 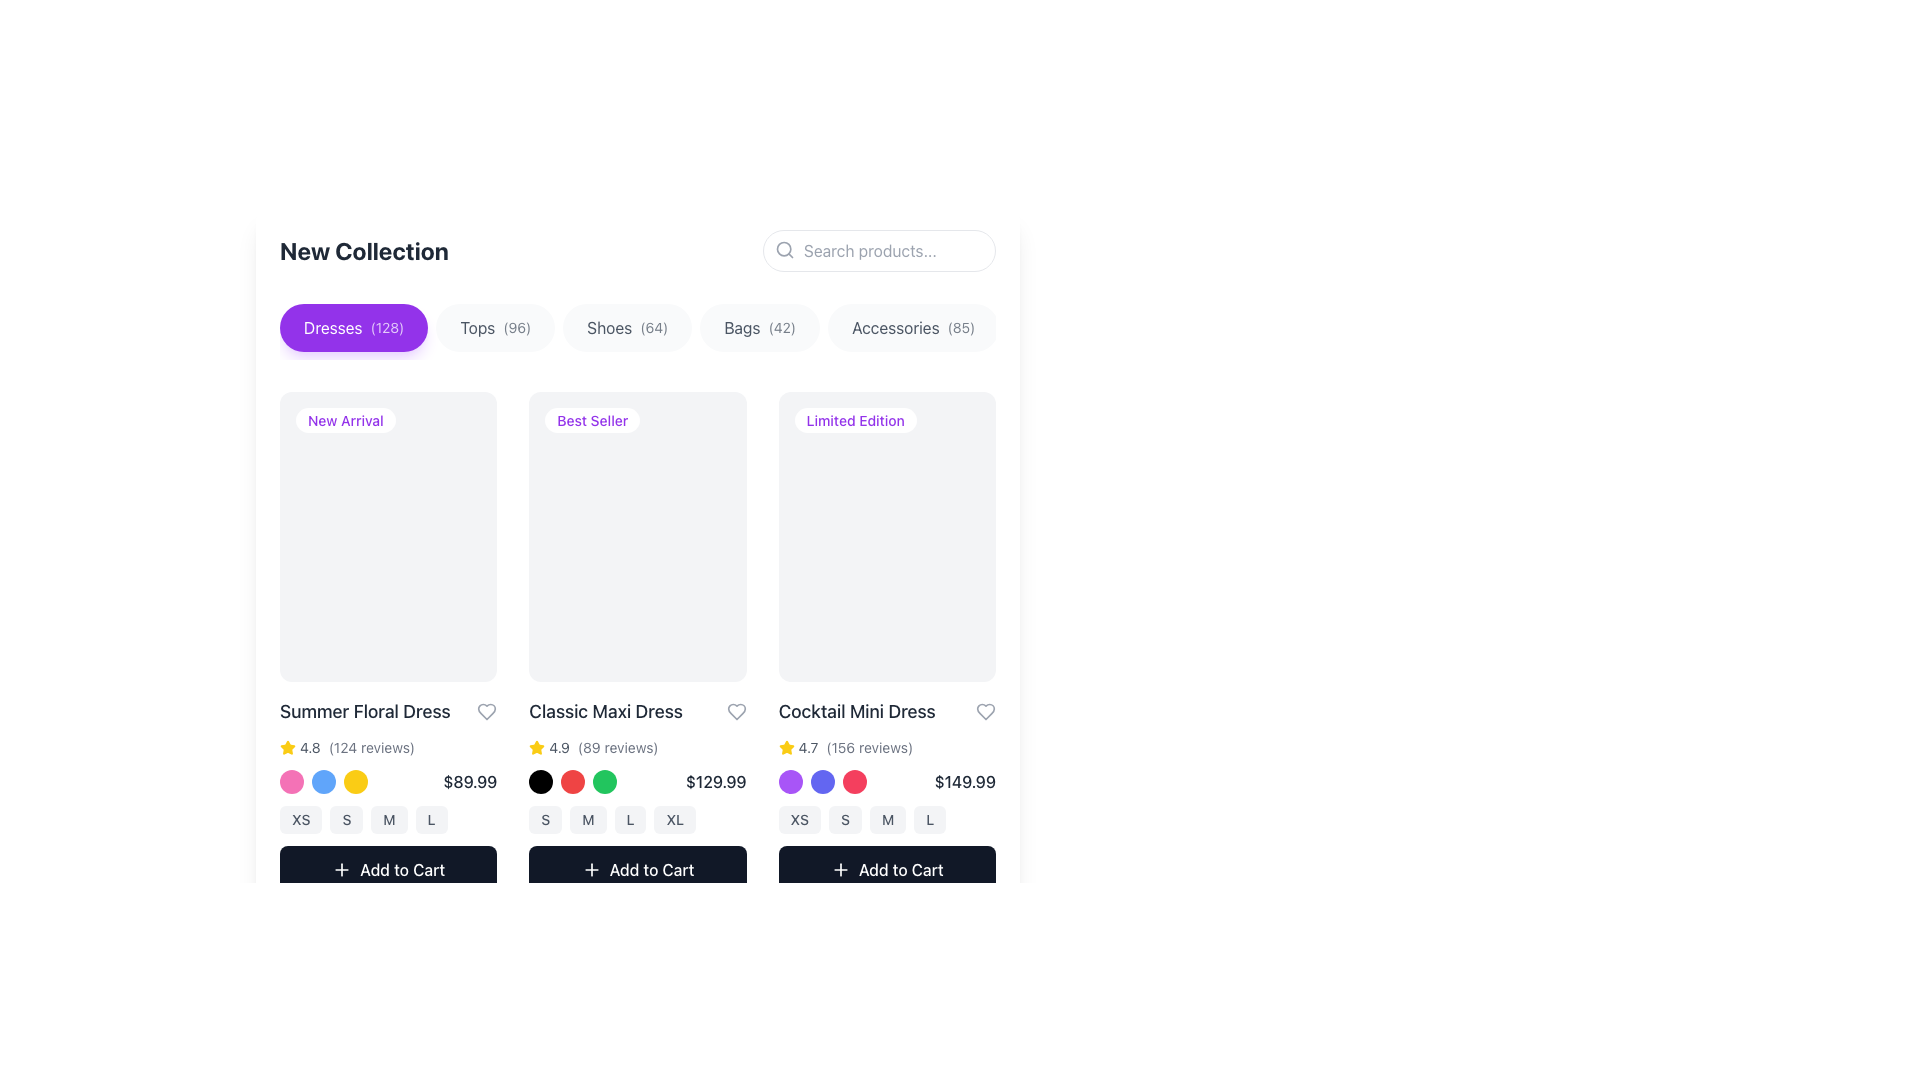 What do you see at coordinates (886, 819) in the screenshot?
I see `the 'M' size button for the 'Cocktail Mini Dress' product, which is the third option in the horizontal list of size options displayed below the product card` at bounding box center [886, 819].